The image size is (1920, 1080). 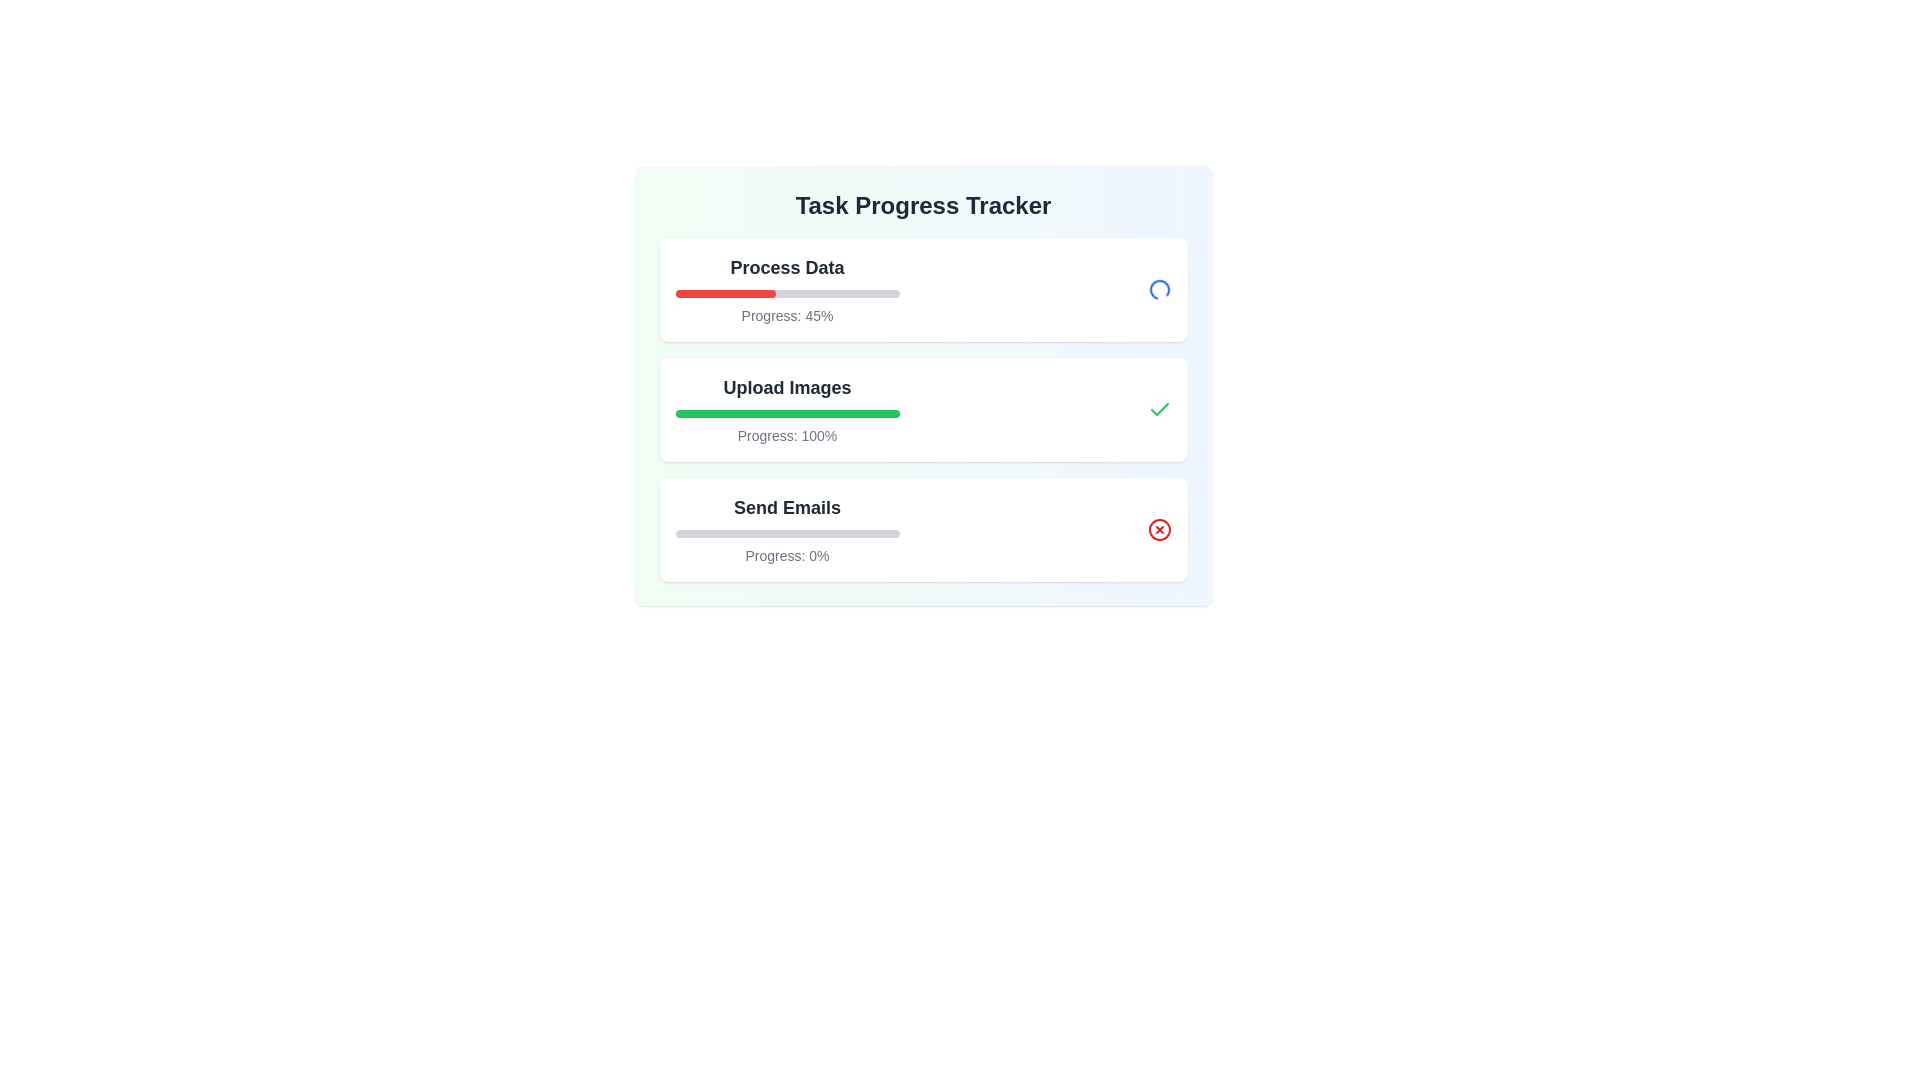 I want to click on the completion status icon located at the far right corner of the 'Upload Images' task card, which indicates that the 'Upload Images' task has been successfully finished, so click(x=1159, y=408).